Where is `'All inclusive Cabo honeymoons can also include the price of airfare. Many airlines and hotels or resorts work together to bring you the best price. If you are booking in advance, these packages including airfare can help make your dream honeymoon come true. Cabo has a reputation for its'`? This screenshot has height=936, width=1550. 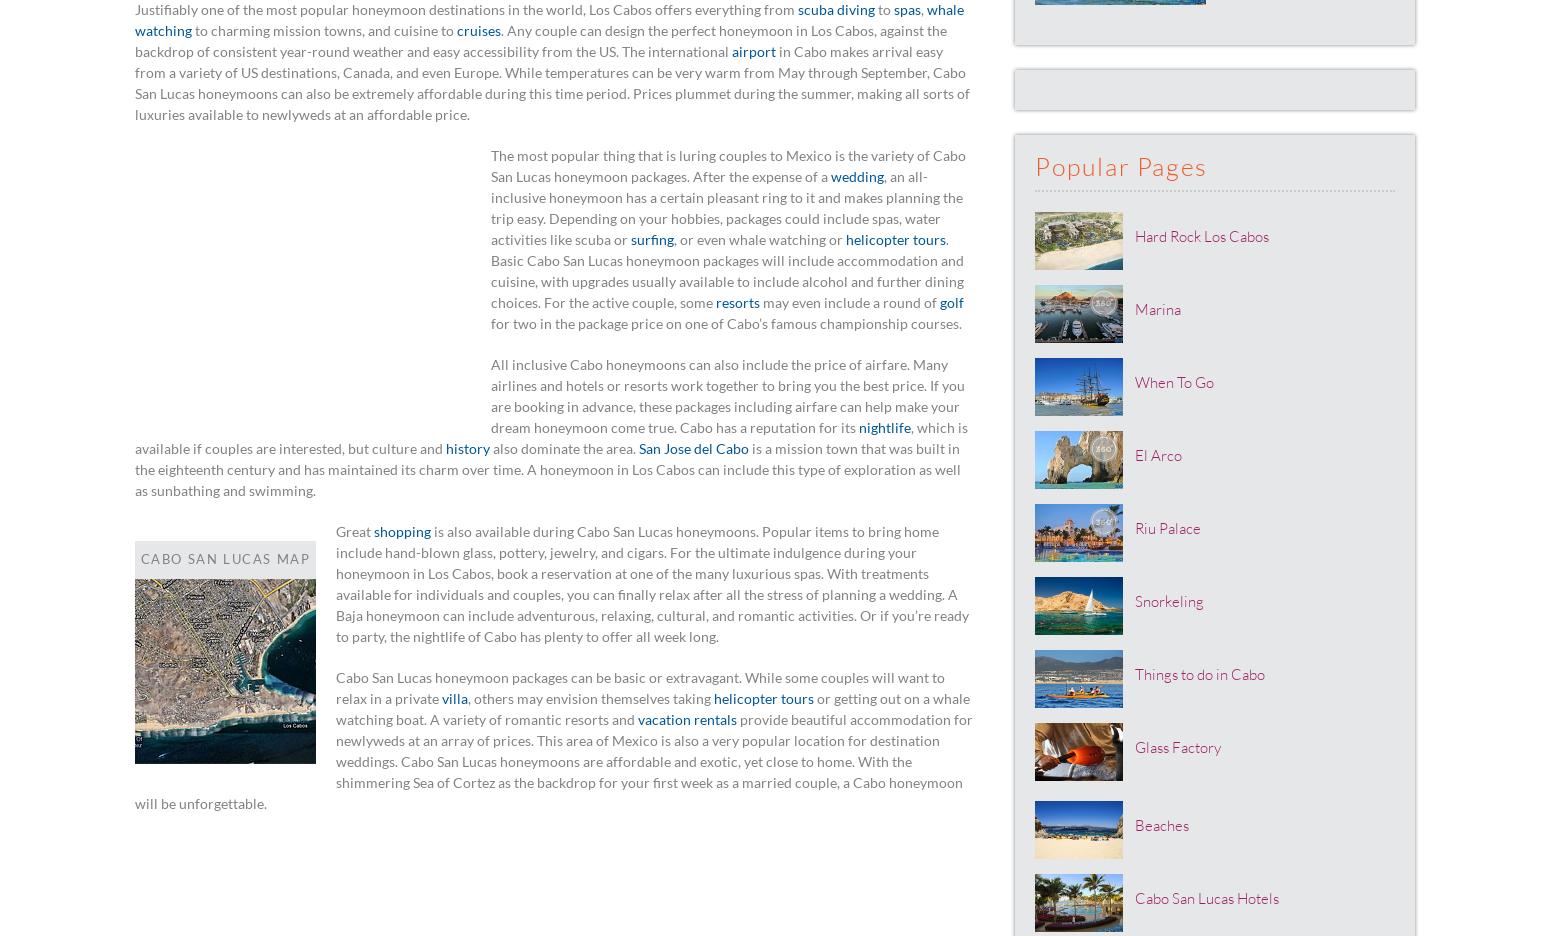
'All inclusive Cabo honeymoons can also include the price of airfare. Many airlines and hotels or resorts work together to bring you the best price. If you are booking in advance, these packages including airfare can help make your dream honeymoon come true. Cabo has a reputation for its' is located at coordinates (728, 395).